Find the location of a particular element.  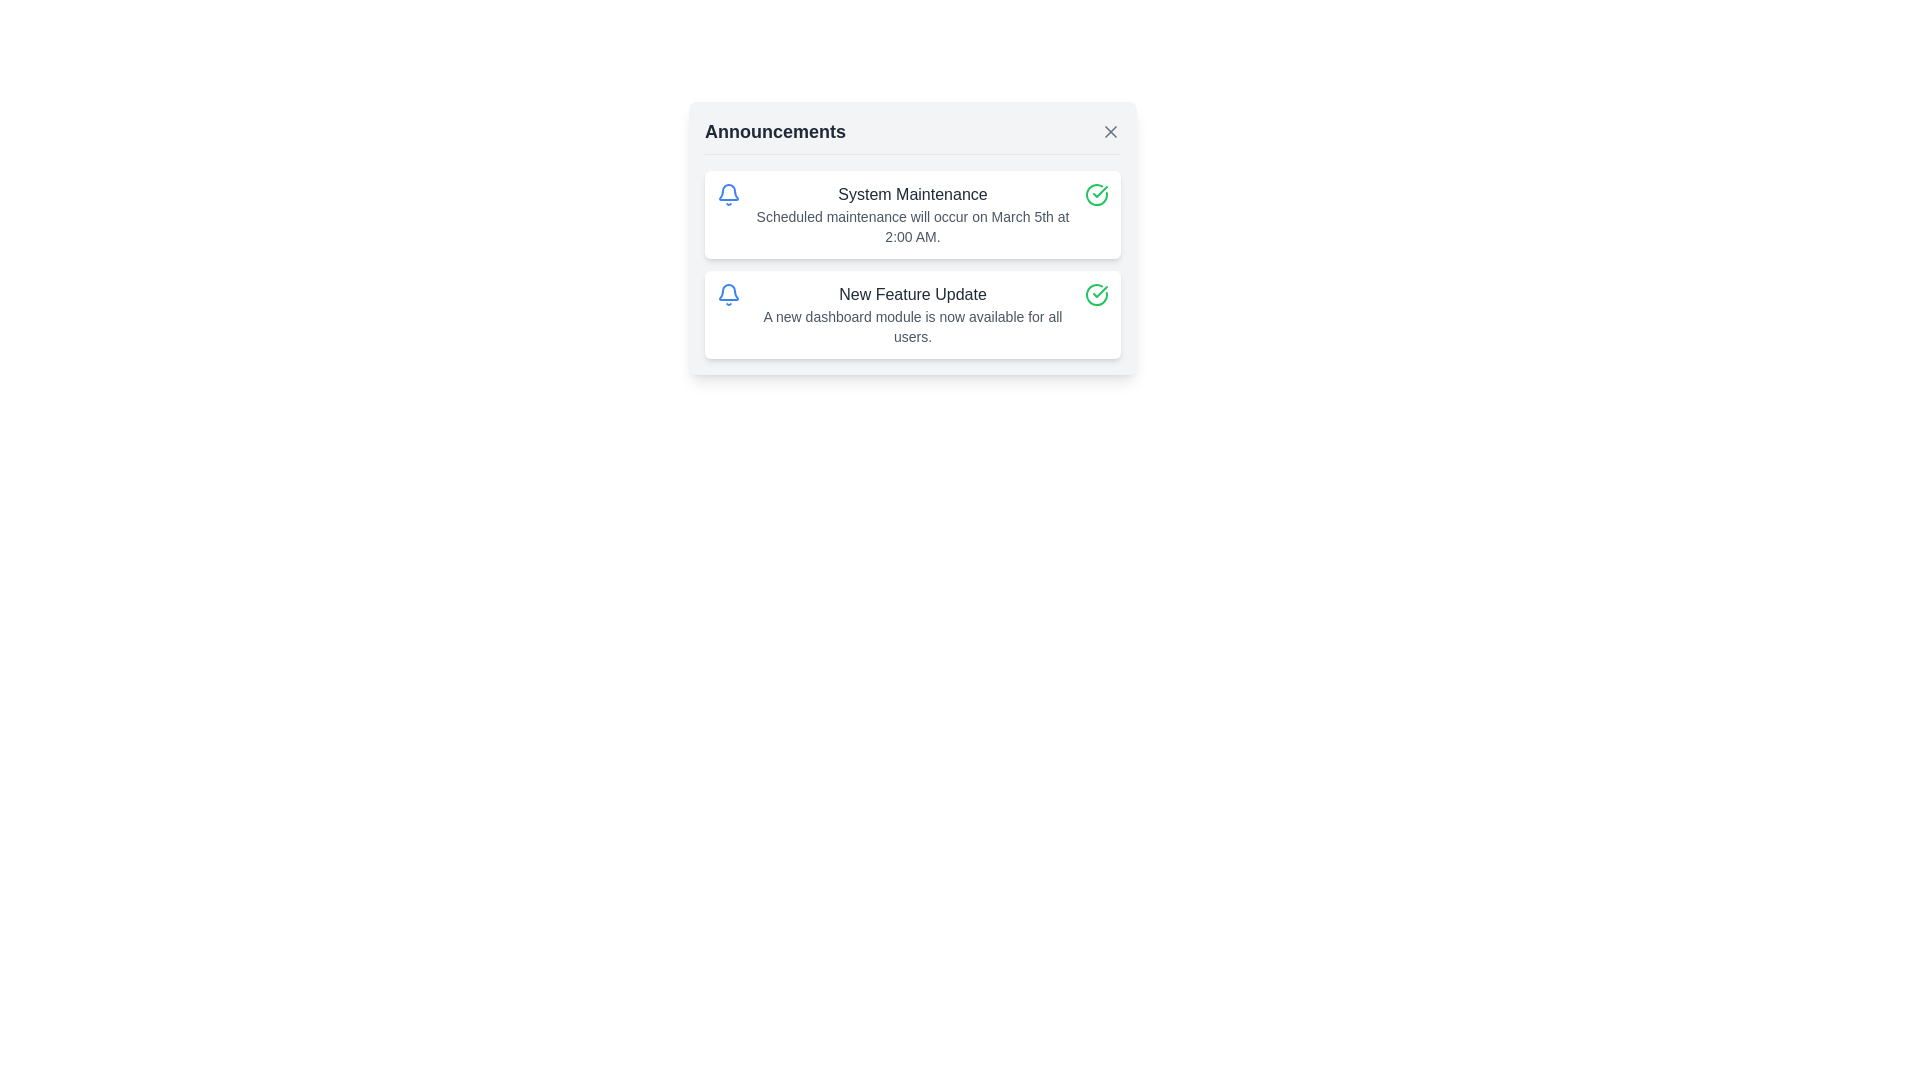

text content of the heading that displays 'System Maintenance' in dark gray color, located at the top of the announcements panel is located at coordinates (911, 195).